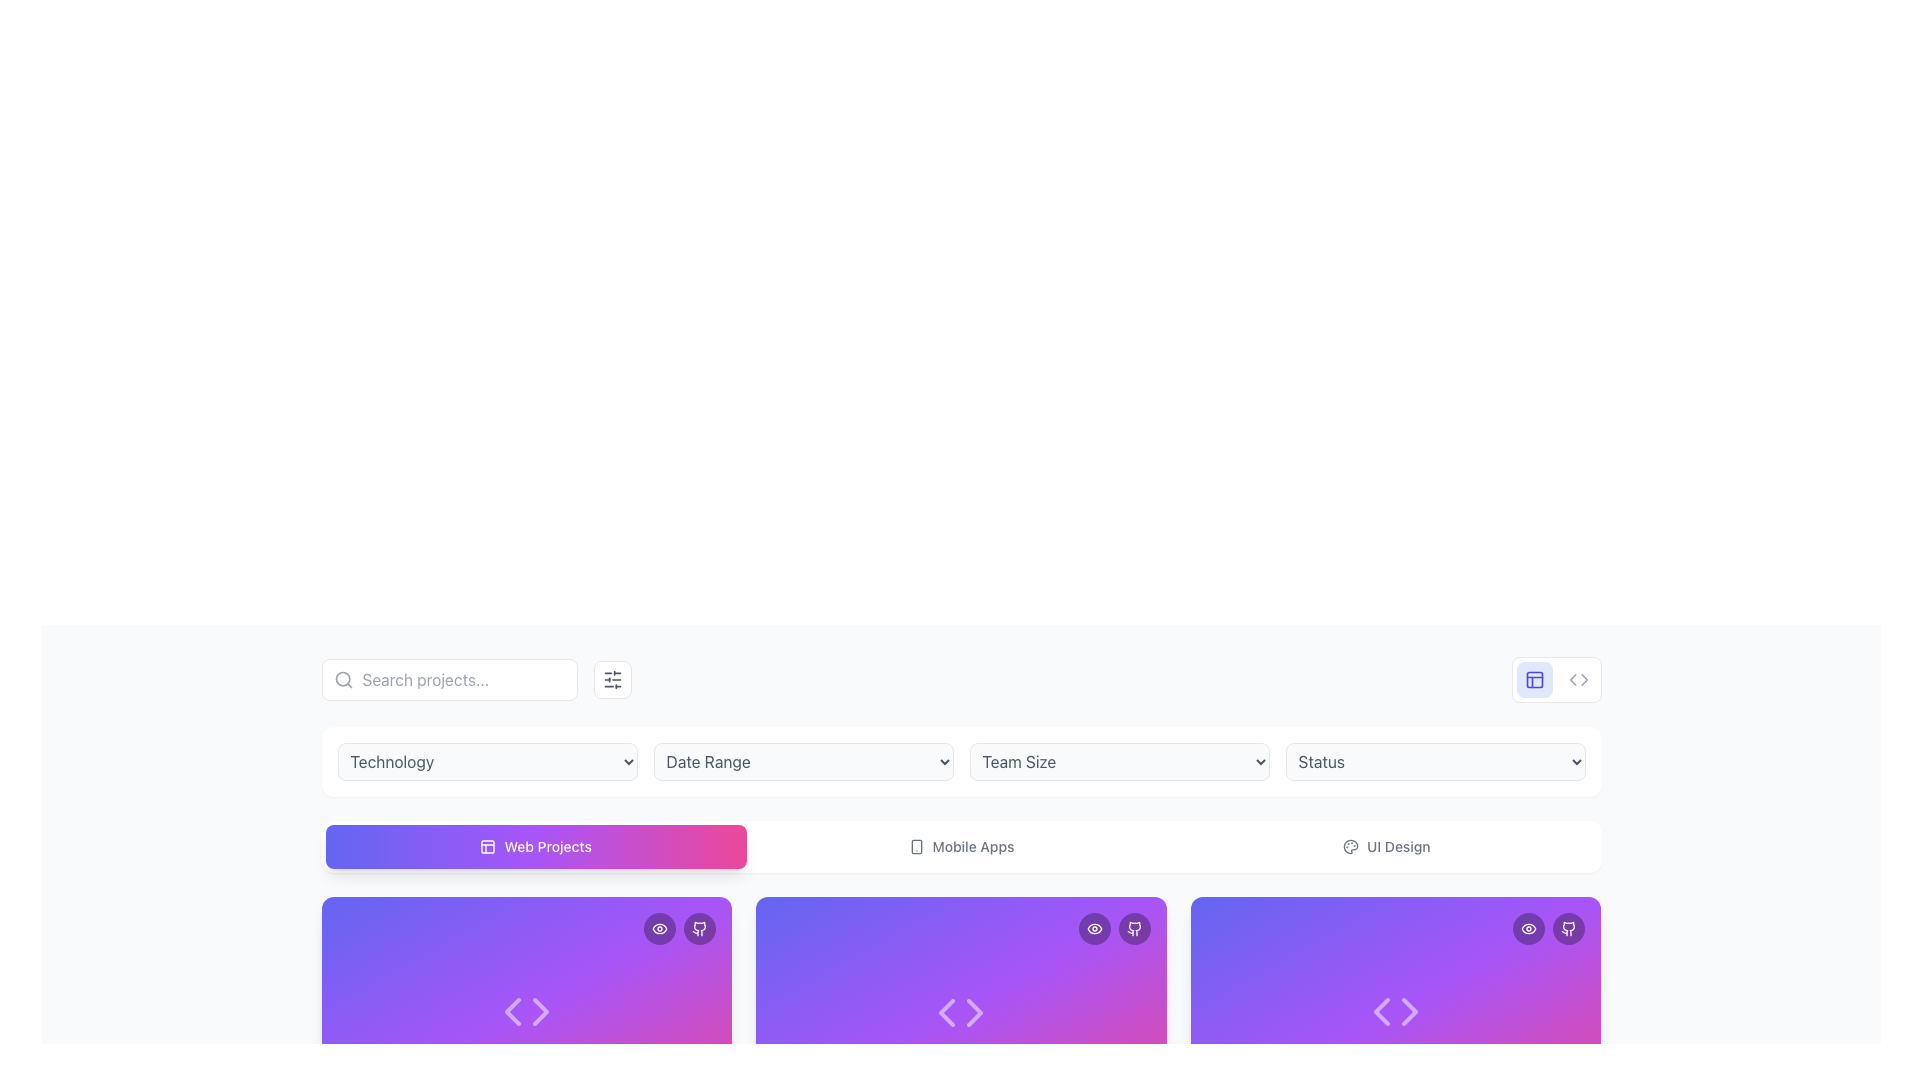 The height and width of the screenshot is (1080, 1920). I want to click on the square button with rounded corners, featuring a white background, gray border, and an icon resembling horizontal sliders, located to the right of the search bar, so click(611, 678).